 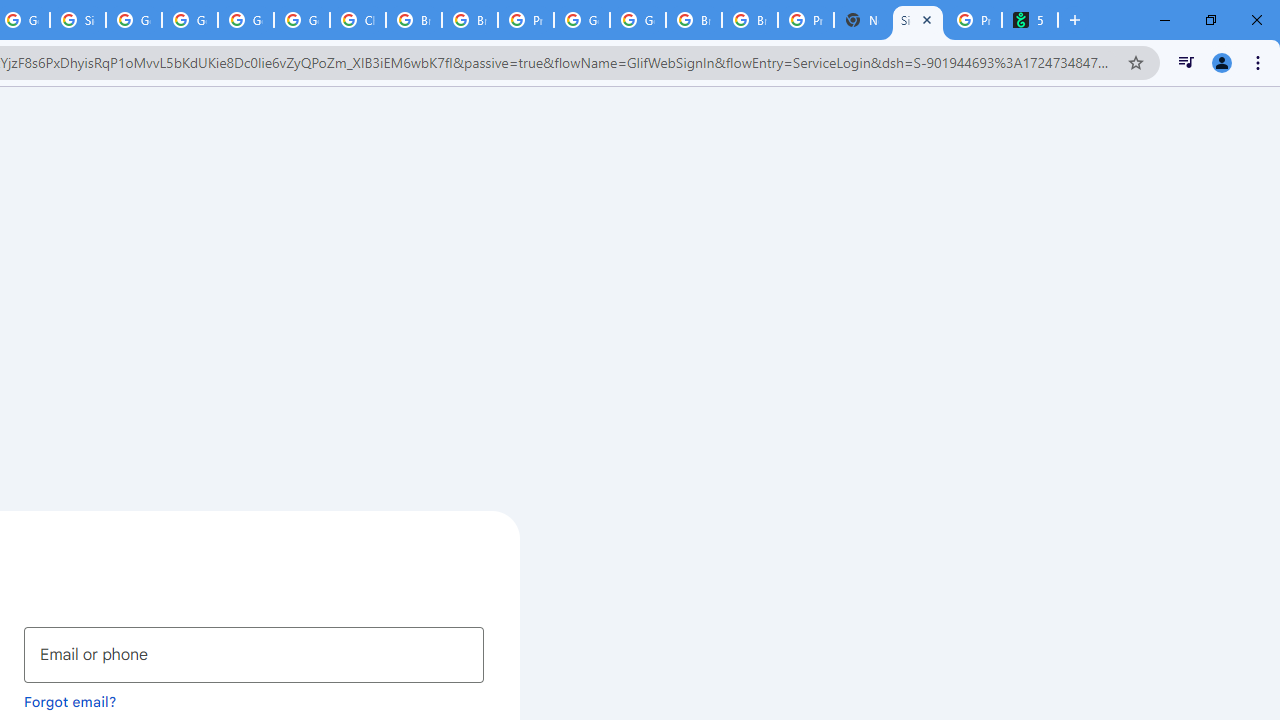 What do you see at coordinates (253, 654) in the screenshot?
I see `'Email or phone'` at bounding box center [253, 654].